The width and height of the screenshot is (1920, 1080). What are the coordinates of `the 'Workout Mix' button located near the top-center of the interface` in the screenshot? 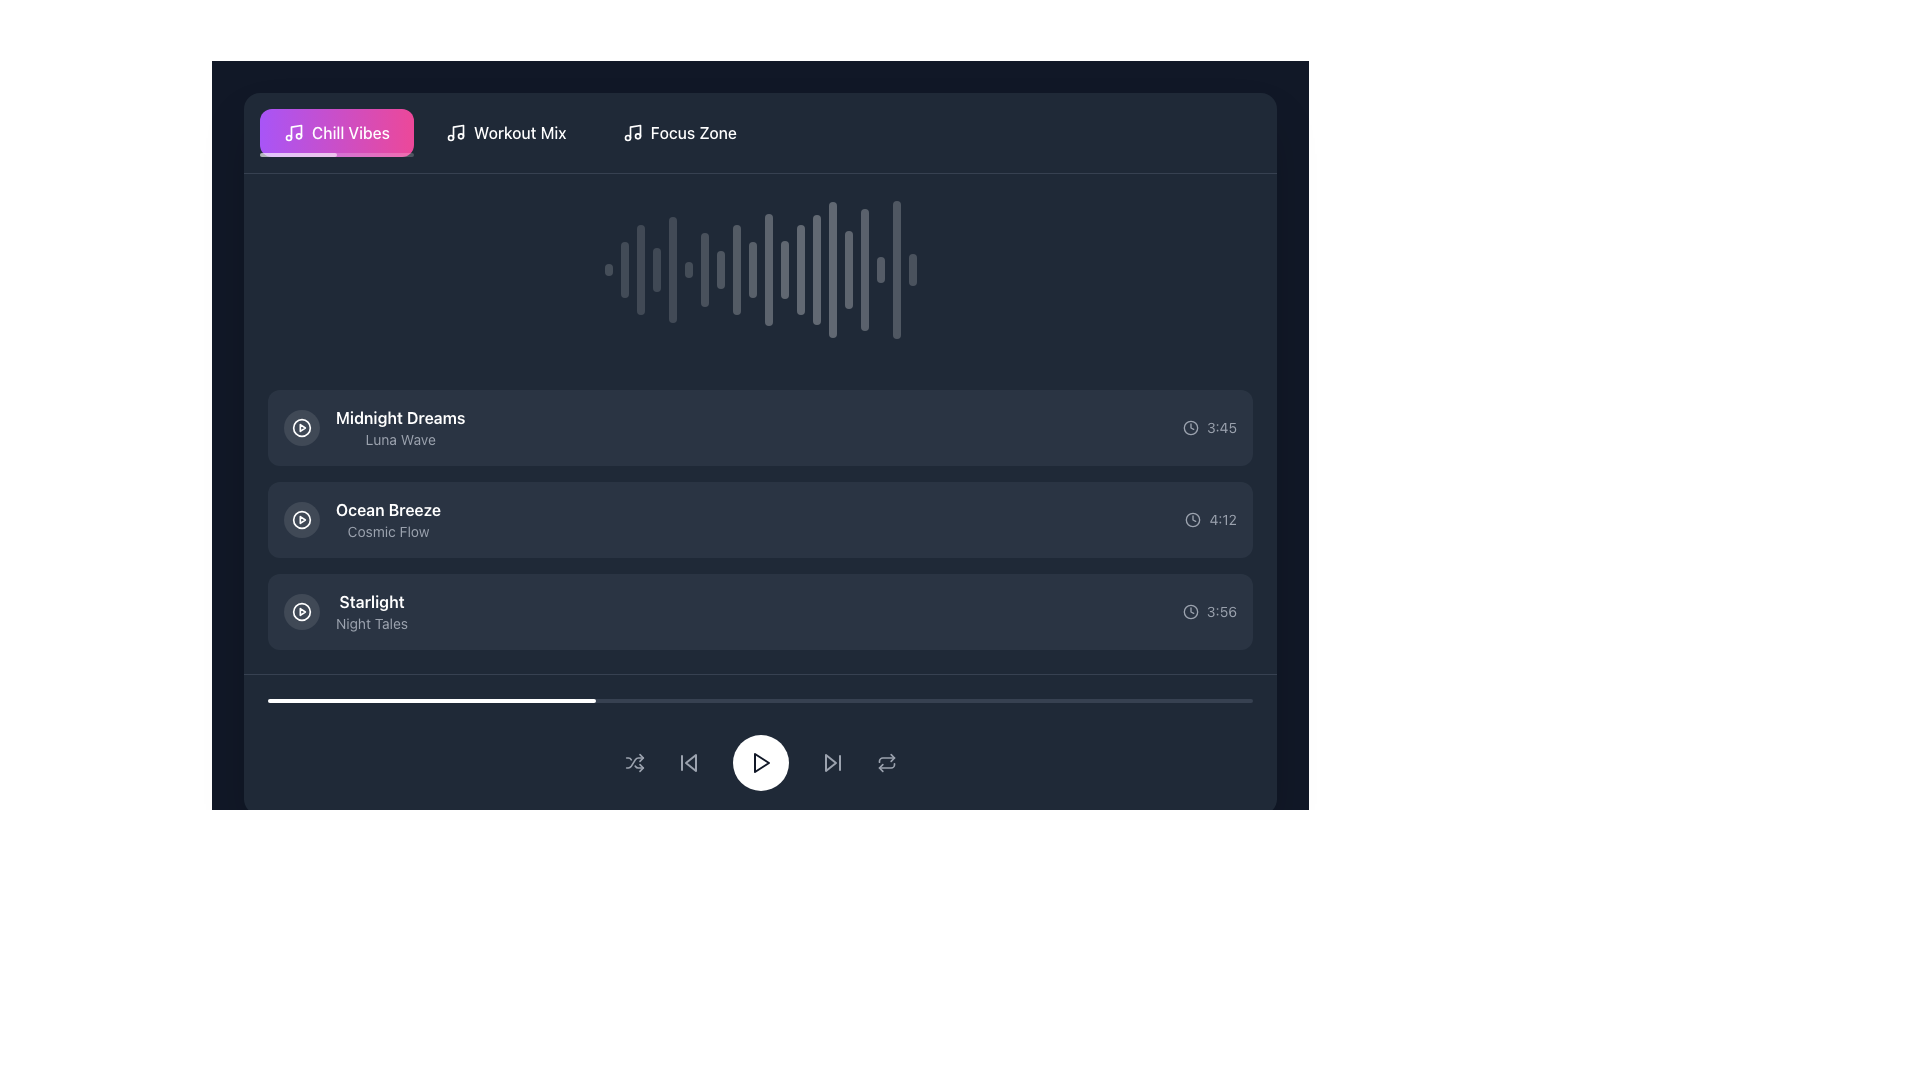 It's located at (506, 132).